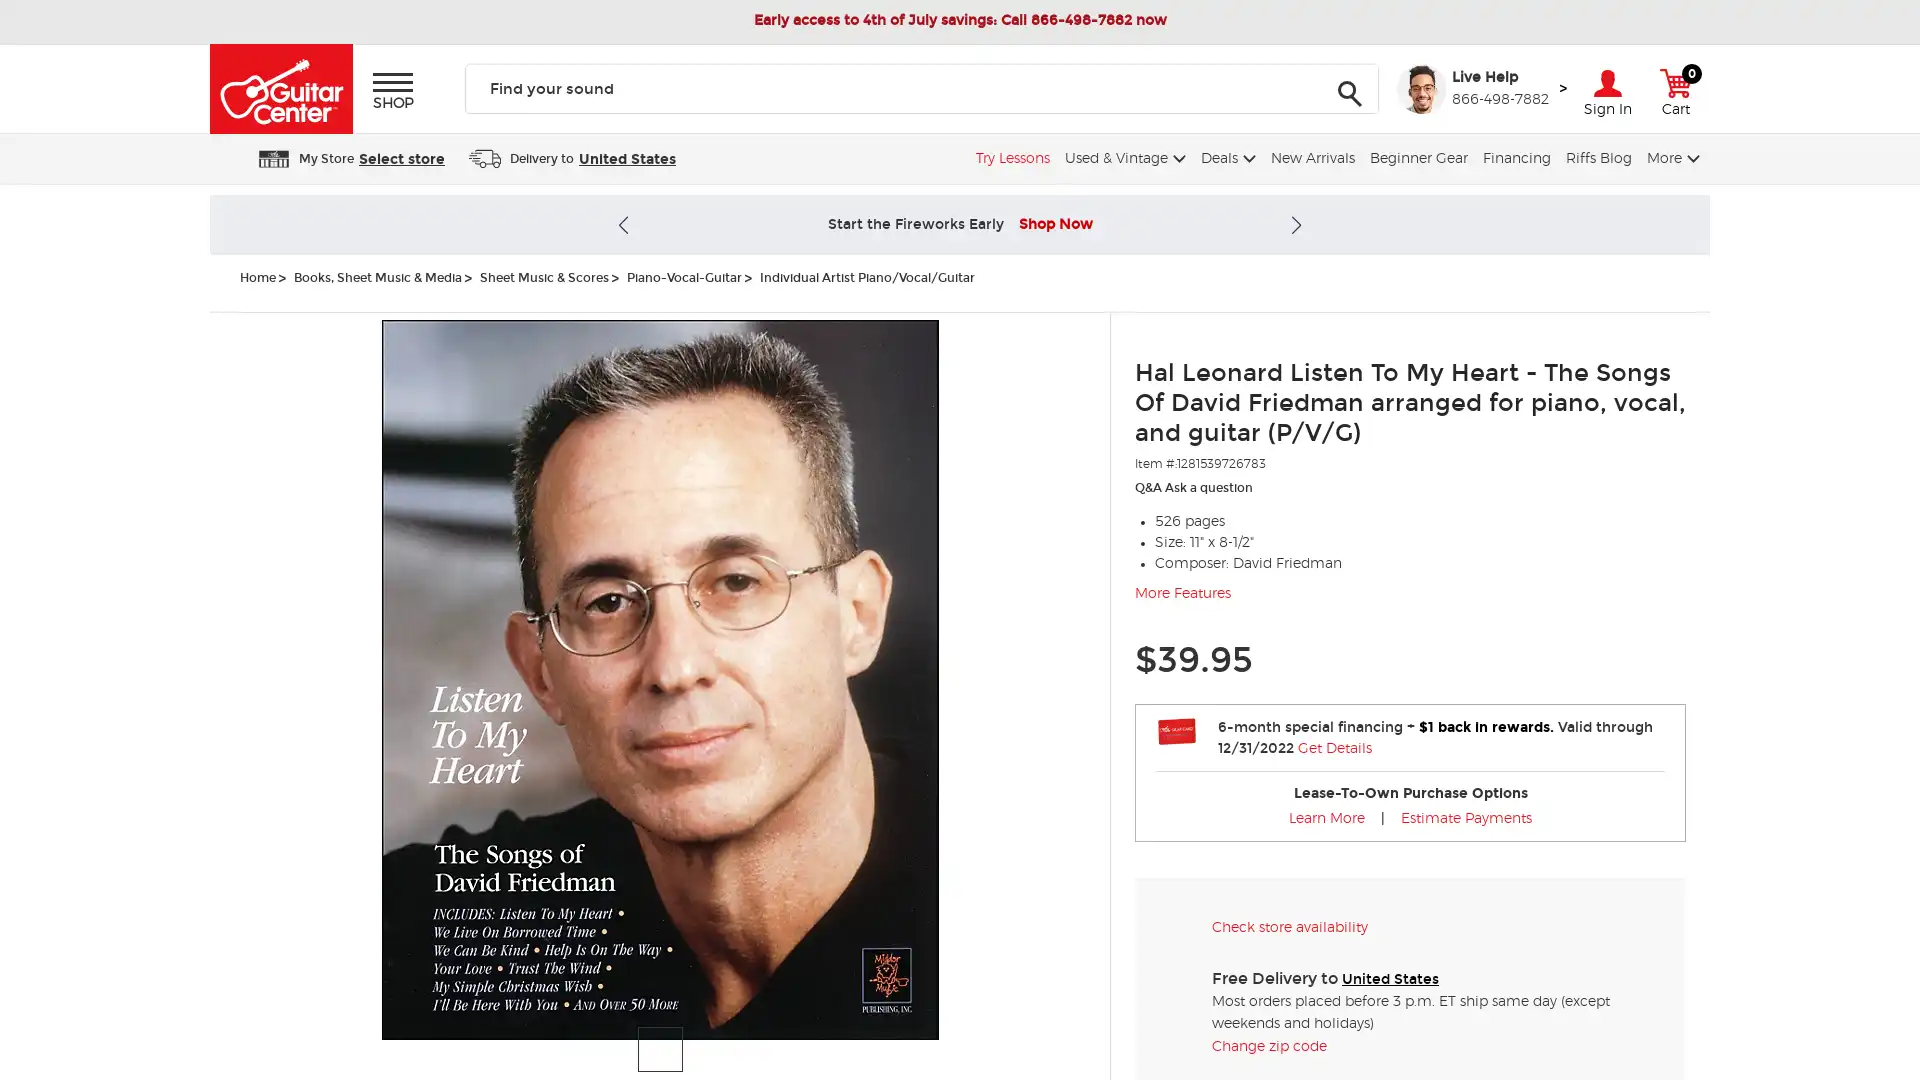 The width and height of the screenshot is (1920, 1080). I want to click on Financing, so click(1514, 157).